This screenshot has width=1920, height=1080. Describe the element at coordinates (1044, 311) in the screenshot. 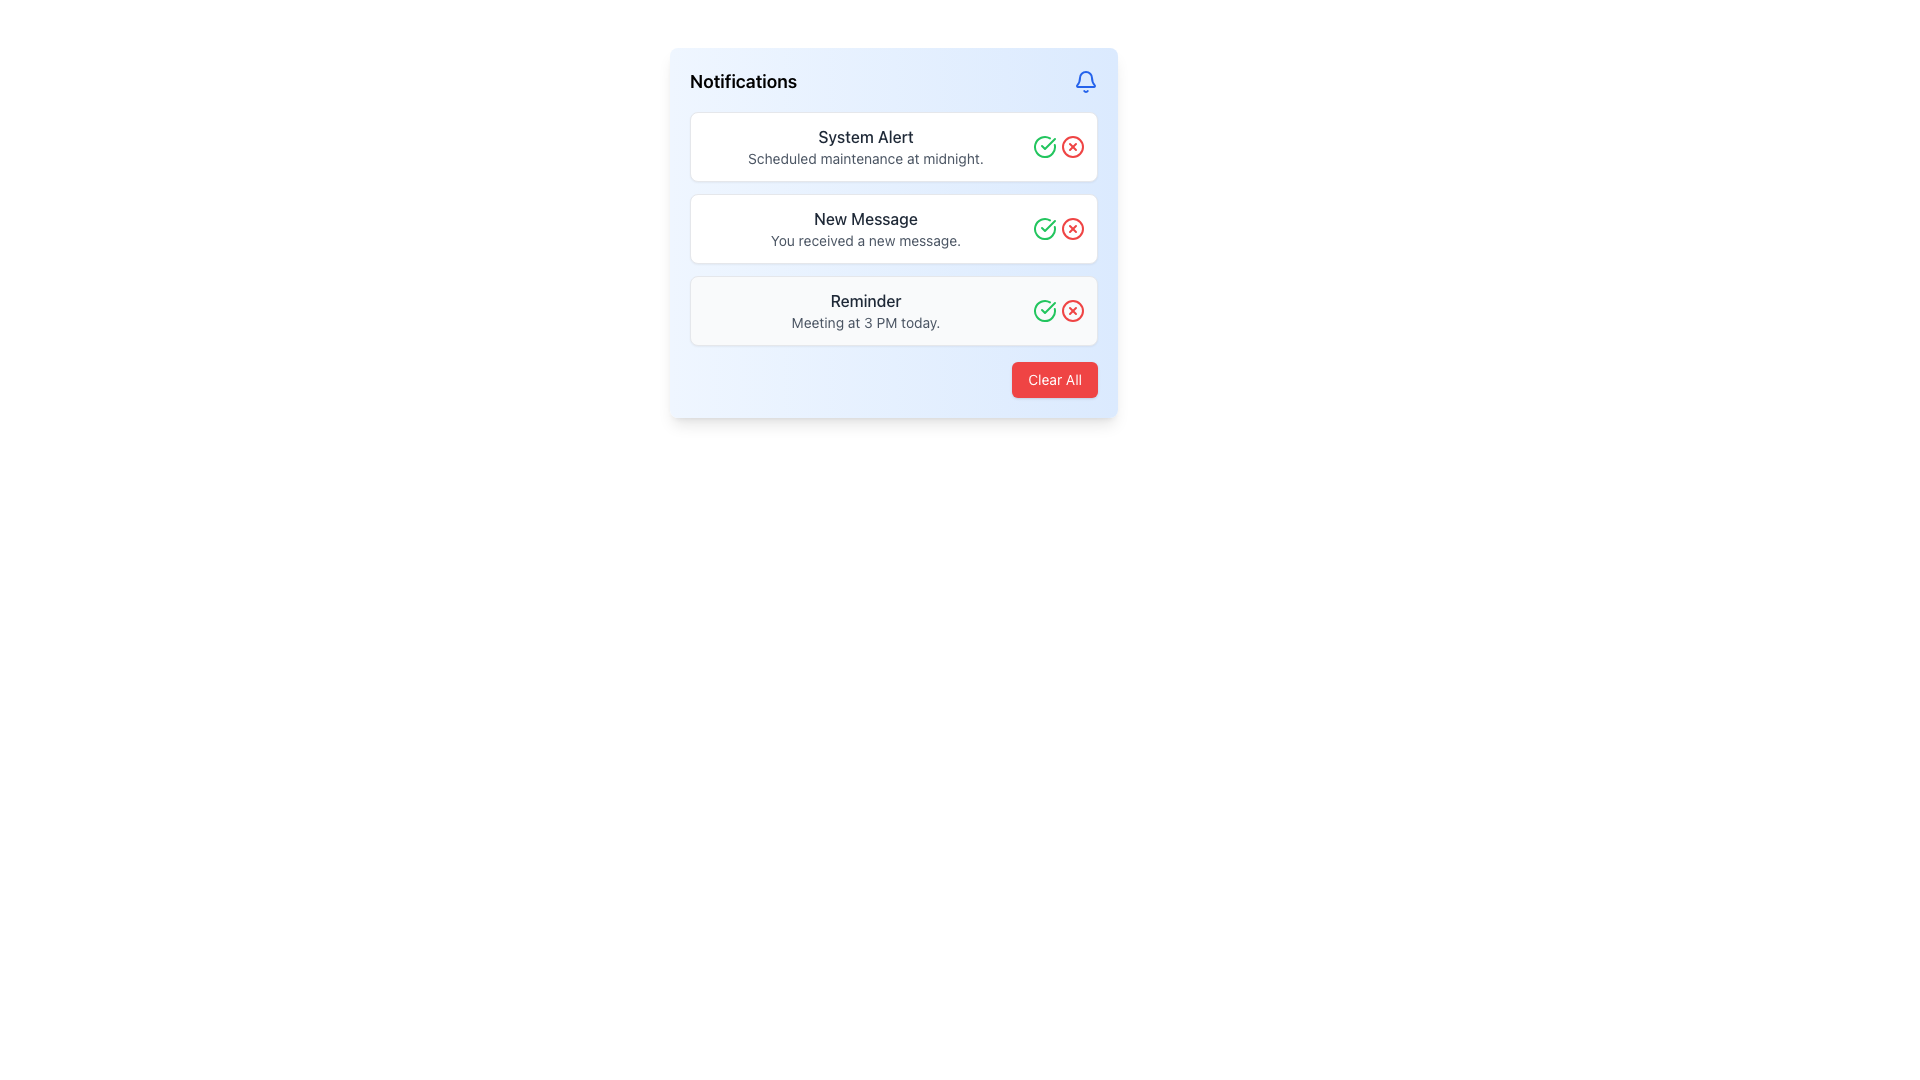

I see `the outer circular boundary of the checkmark icon located to the right of the 'Reminder' section in the notifications panel` at that location.